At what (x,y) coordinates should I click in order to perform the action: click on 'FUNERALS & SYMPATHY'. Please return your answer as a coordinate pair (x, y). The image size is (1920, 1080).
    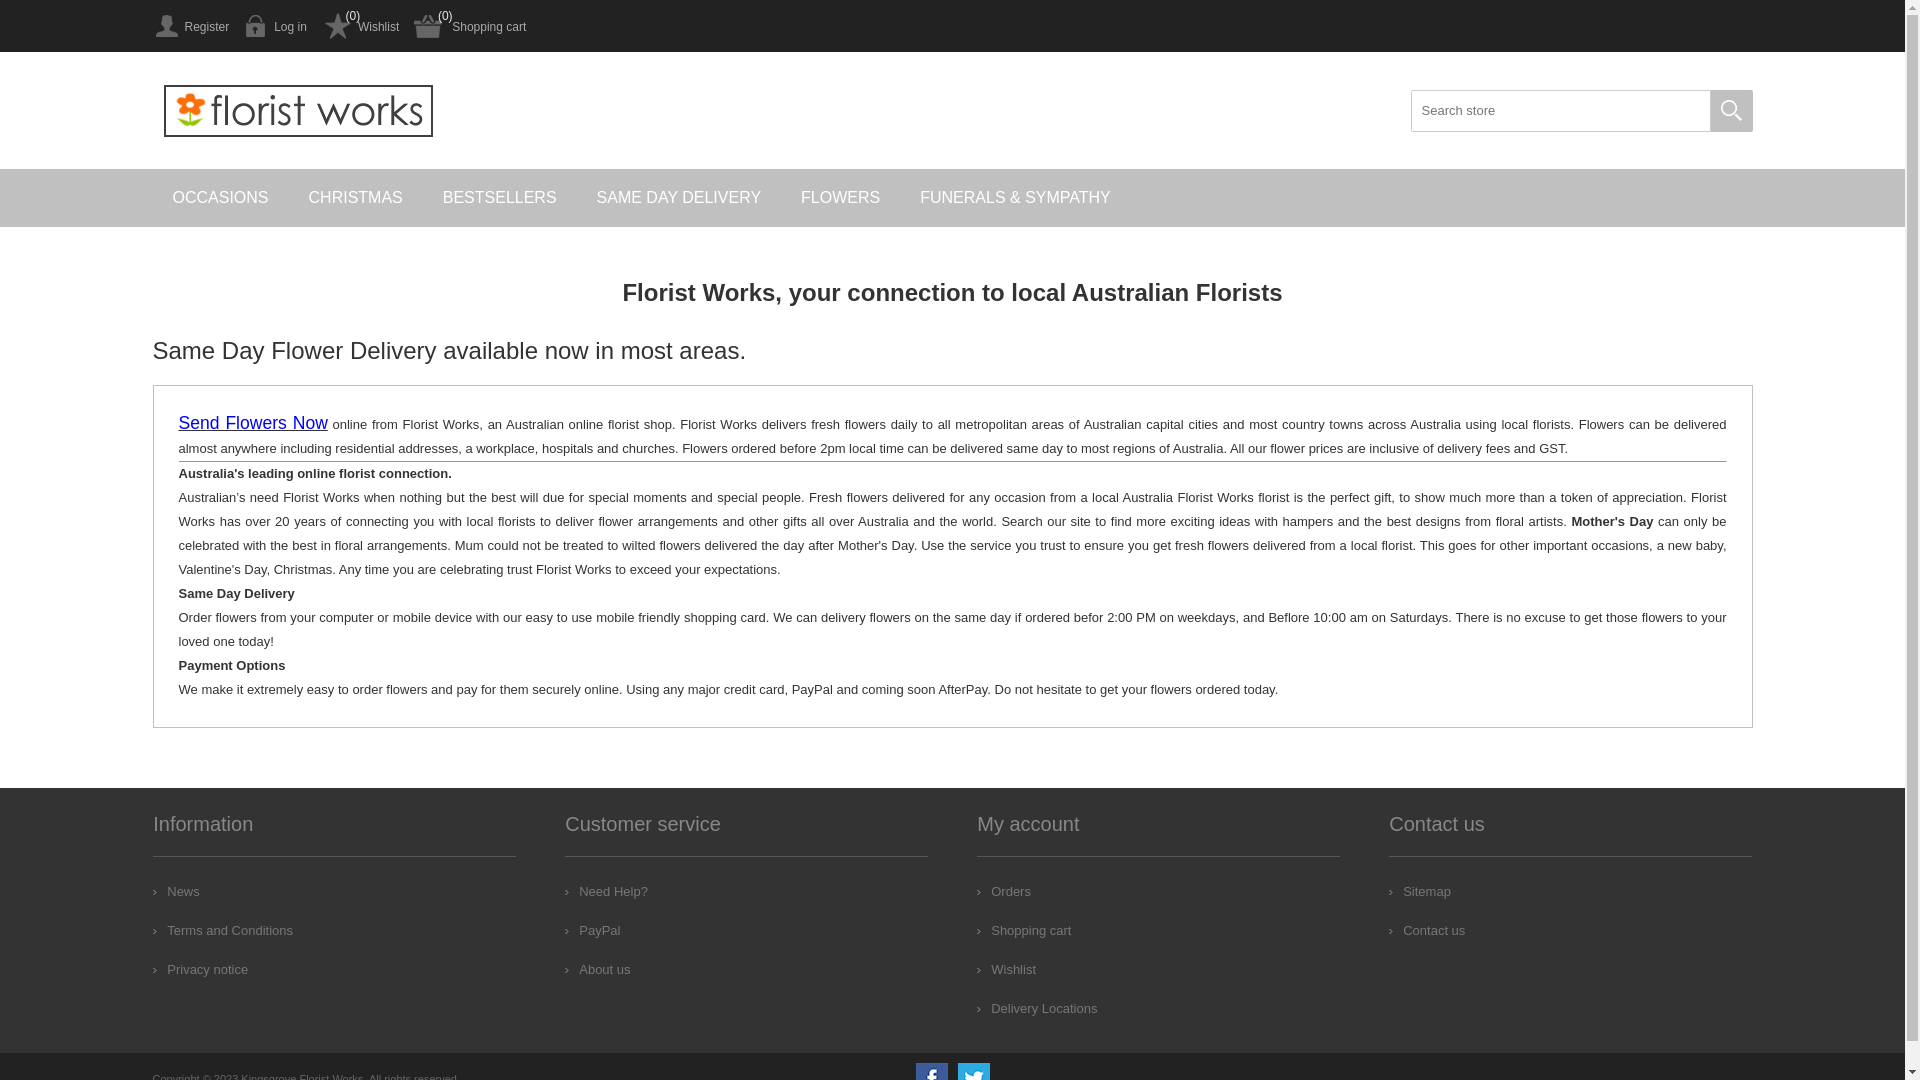
    Looking at the image, I should click on (899, 197).